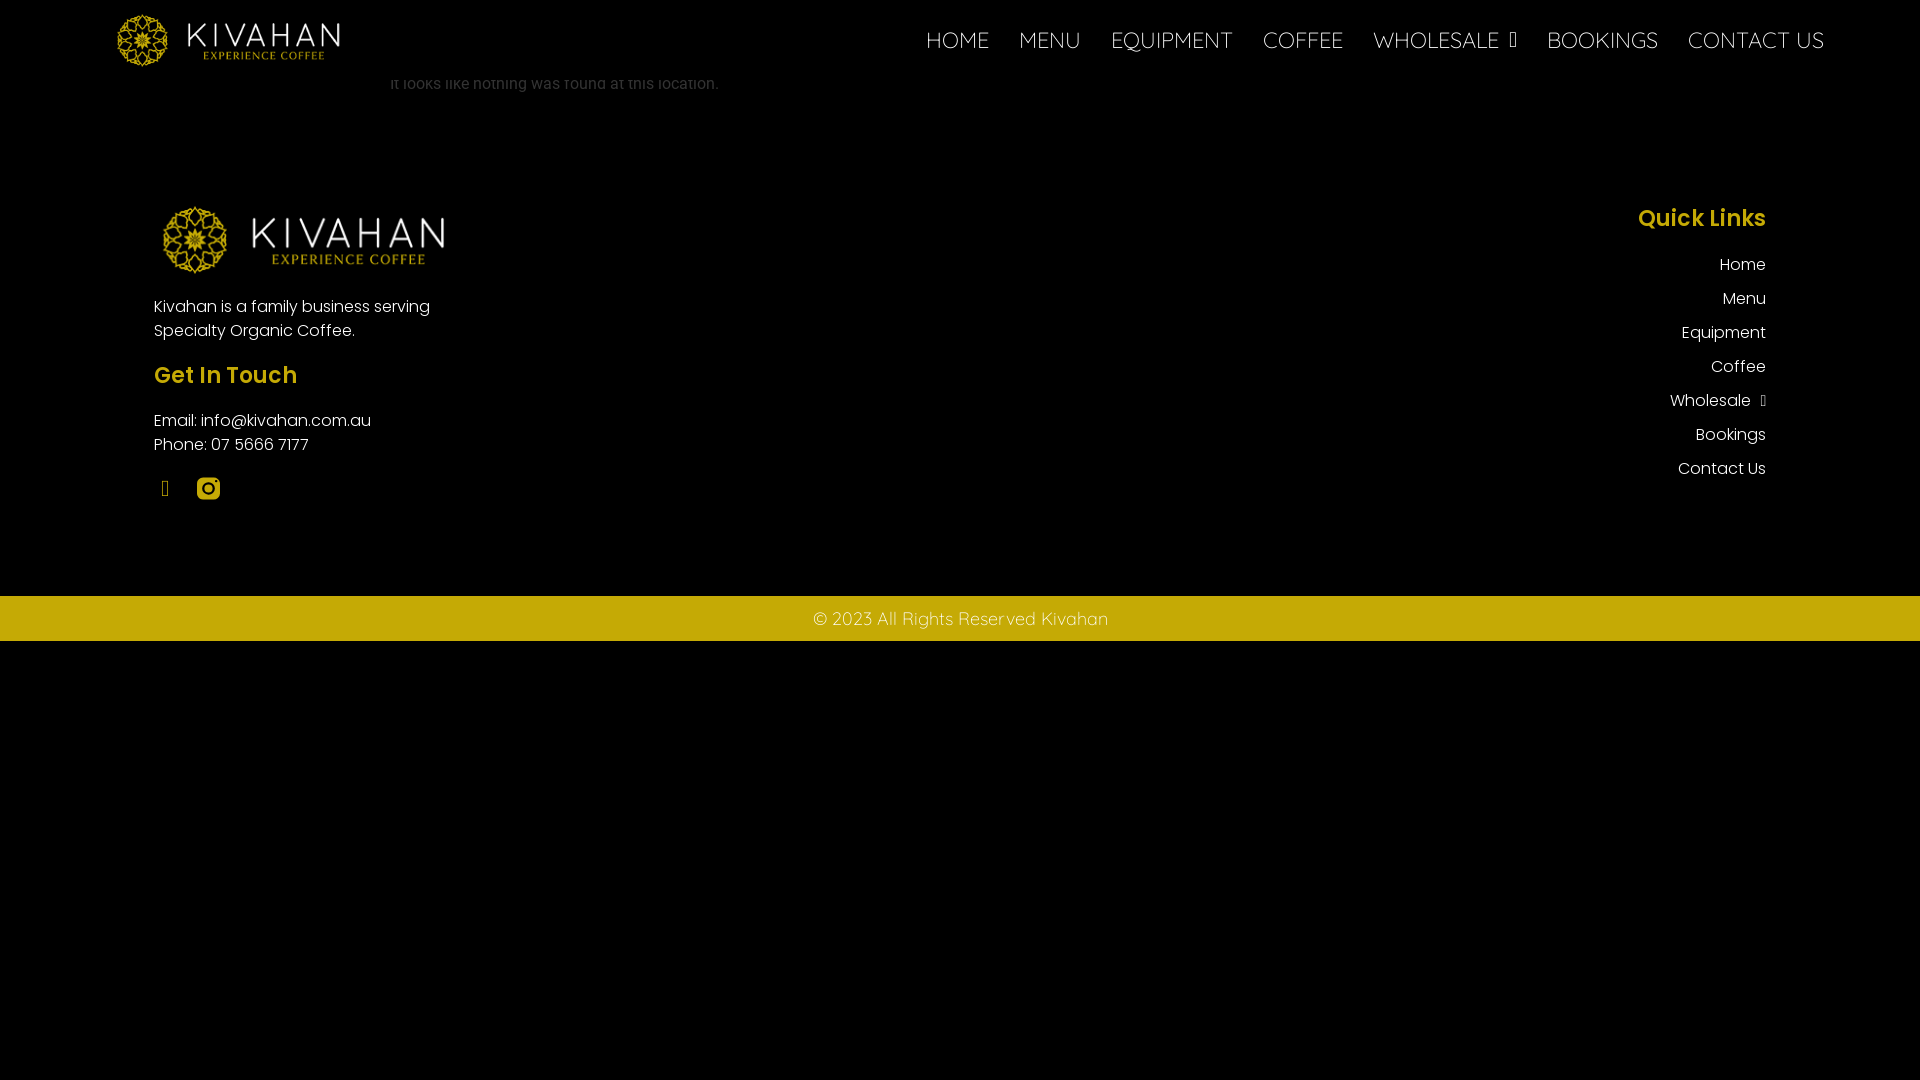  Describe the element at coordinates (1717, 401) in the screenshot. I see `'Wholesale'` at that location.